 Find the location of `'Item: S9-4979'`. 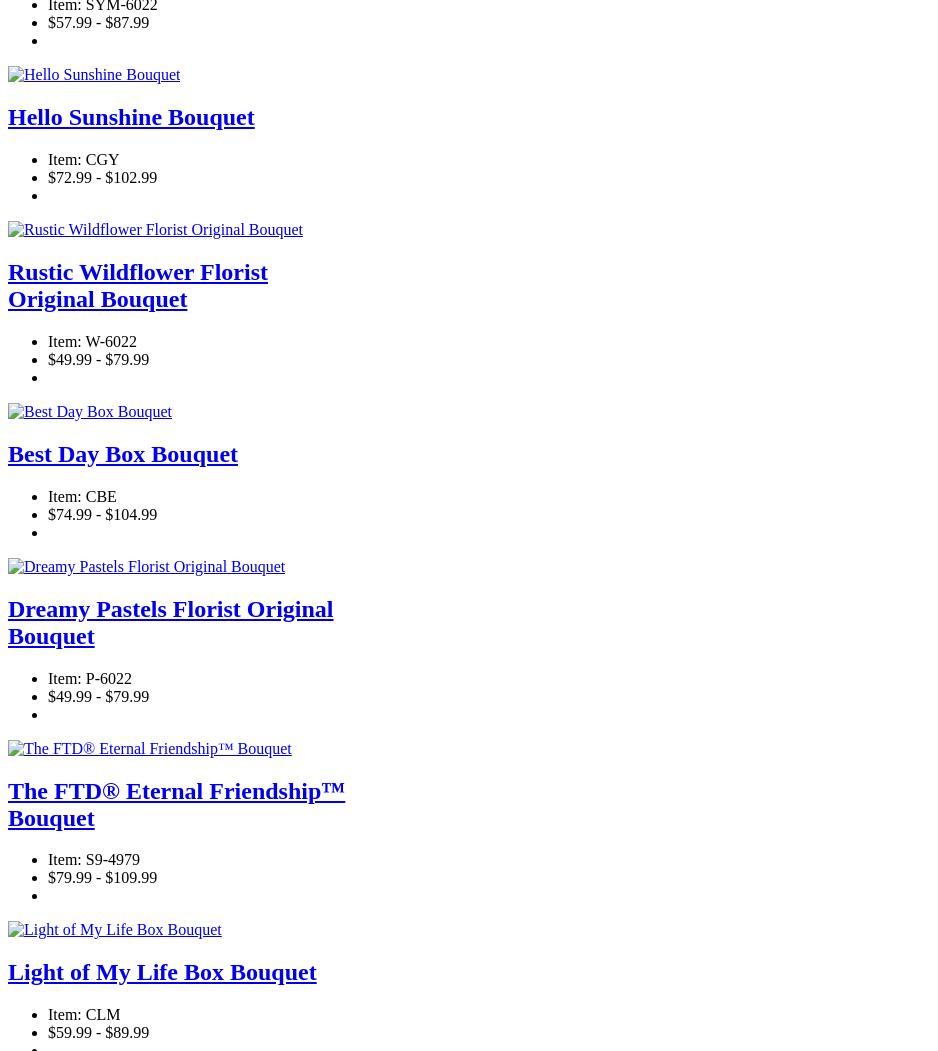

'Item: S9-4979' is located at coordinates (93, 858).